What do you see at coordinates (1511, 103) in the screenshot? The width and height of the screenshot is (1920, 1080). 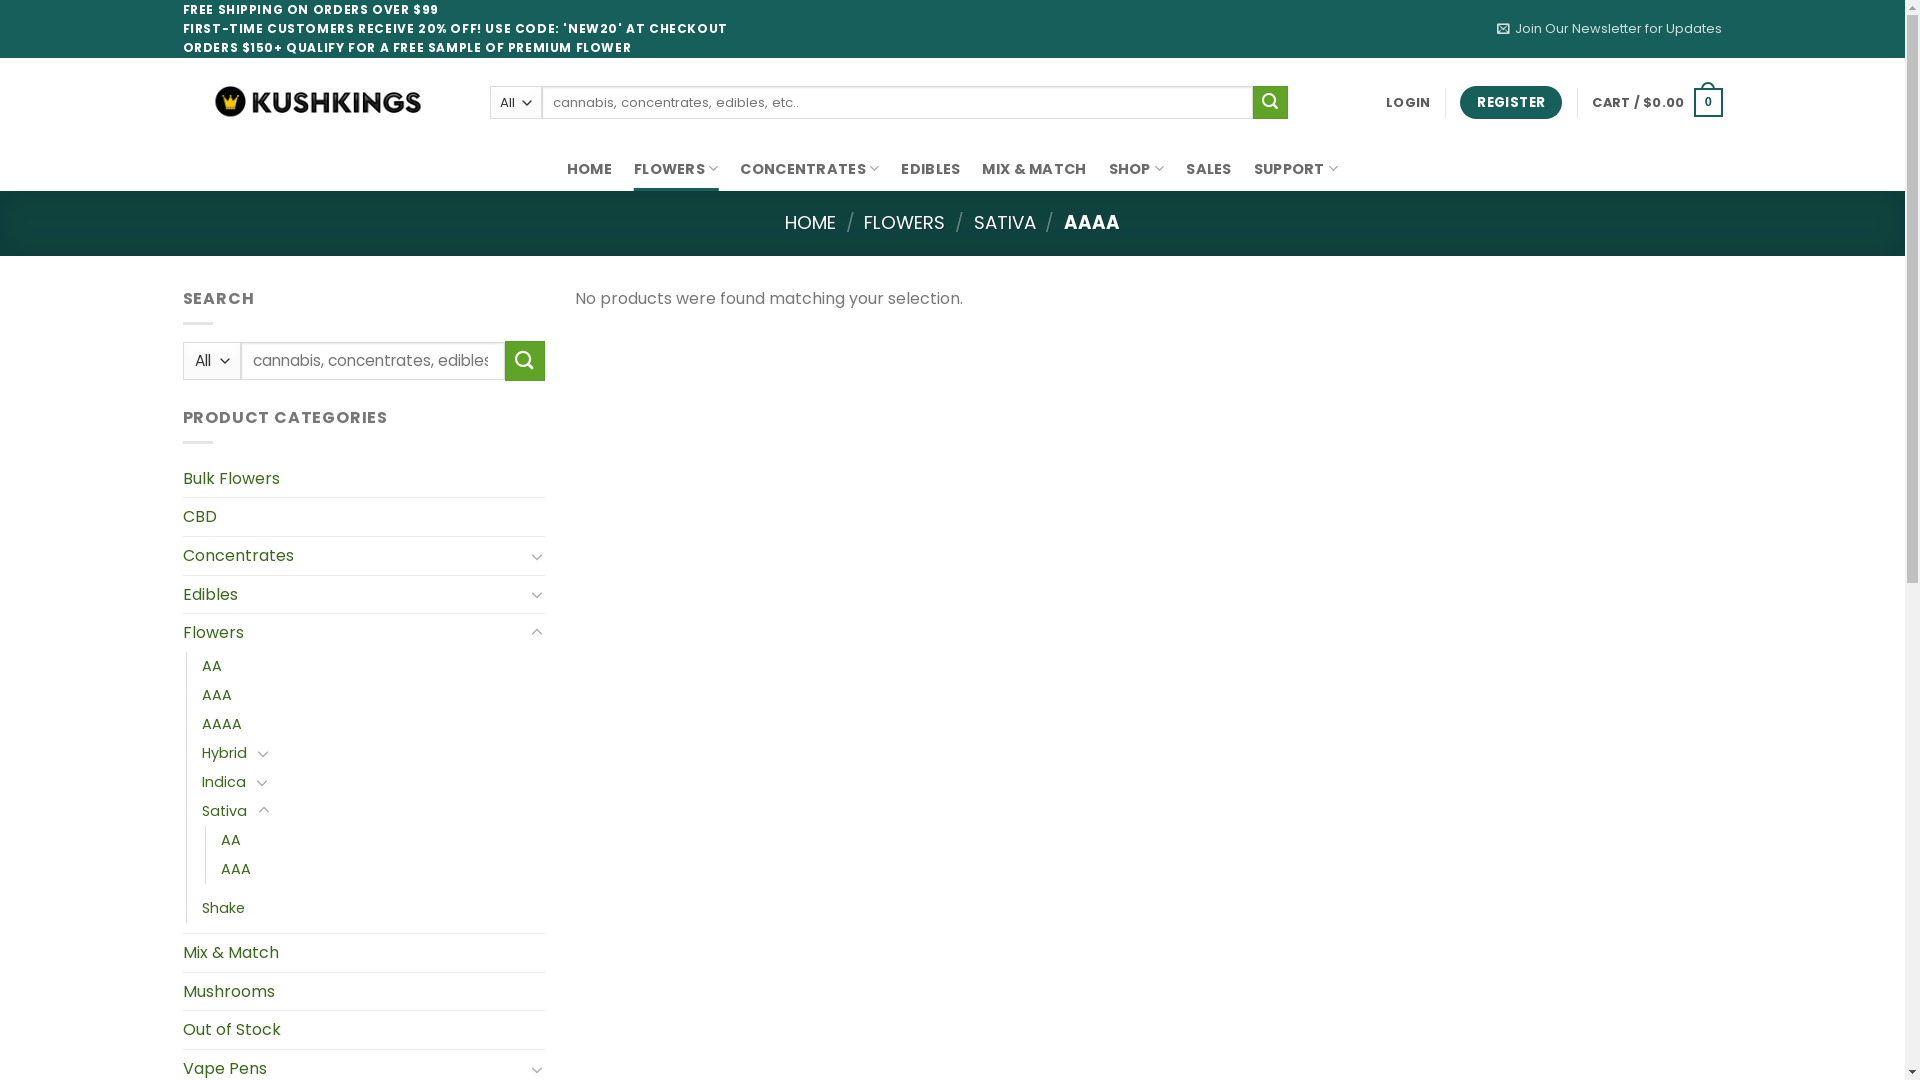 I see `'REGISTER'` at bounding box center [1511, 103].